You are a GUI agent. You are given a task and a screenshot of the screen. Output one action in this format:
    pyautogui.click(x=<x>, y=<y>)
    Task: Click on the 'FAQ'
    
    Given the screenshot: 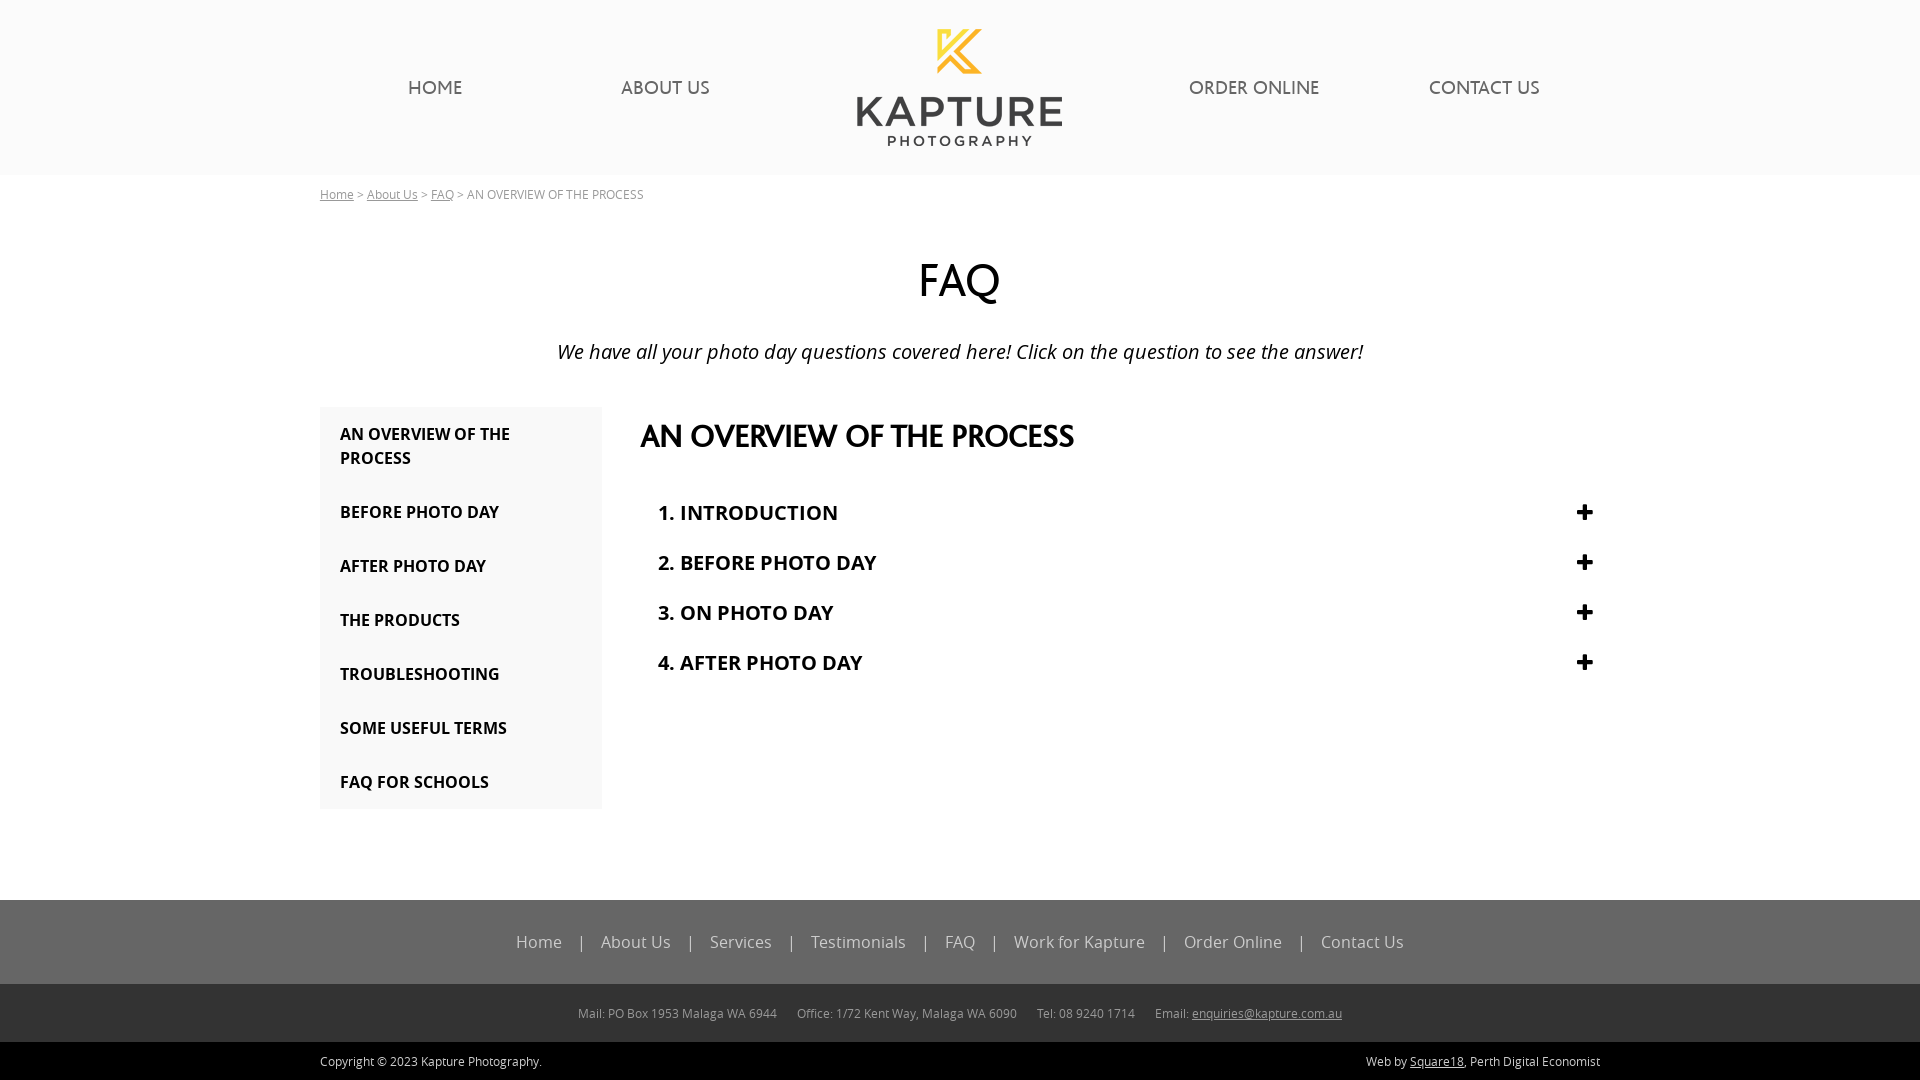 What is the action you would take?
    pyautogui.click(x=960, y=941)
    